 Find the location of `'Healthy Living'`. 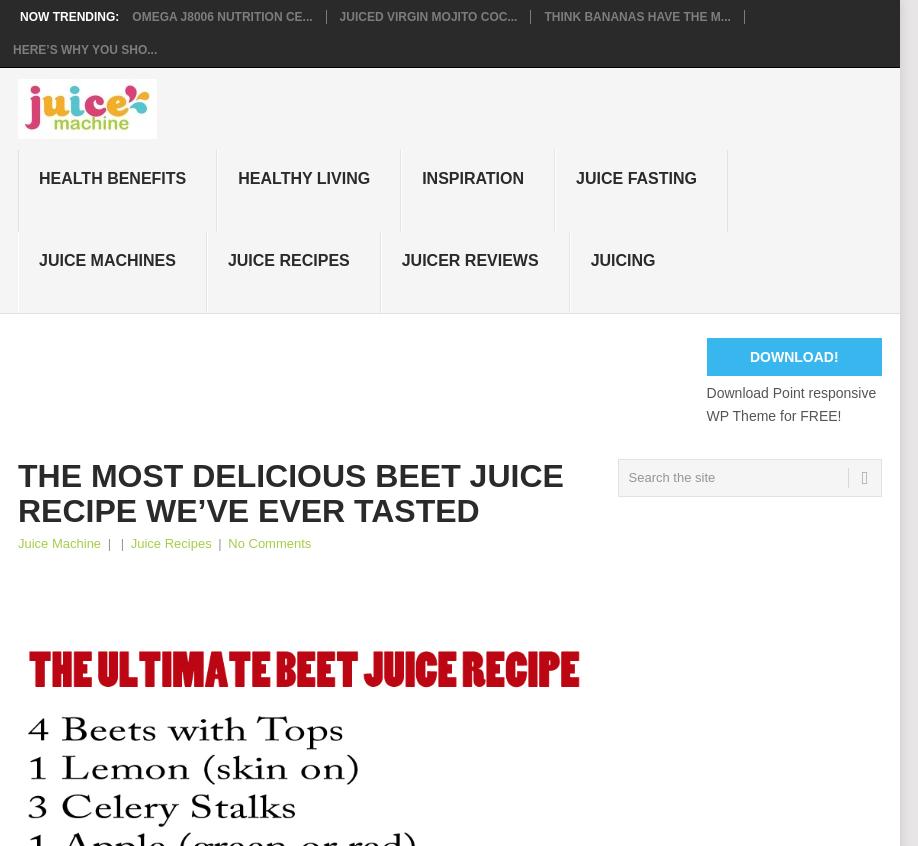

'Healthy Living' is located at coordinates (303, 176).